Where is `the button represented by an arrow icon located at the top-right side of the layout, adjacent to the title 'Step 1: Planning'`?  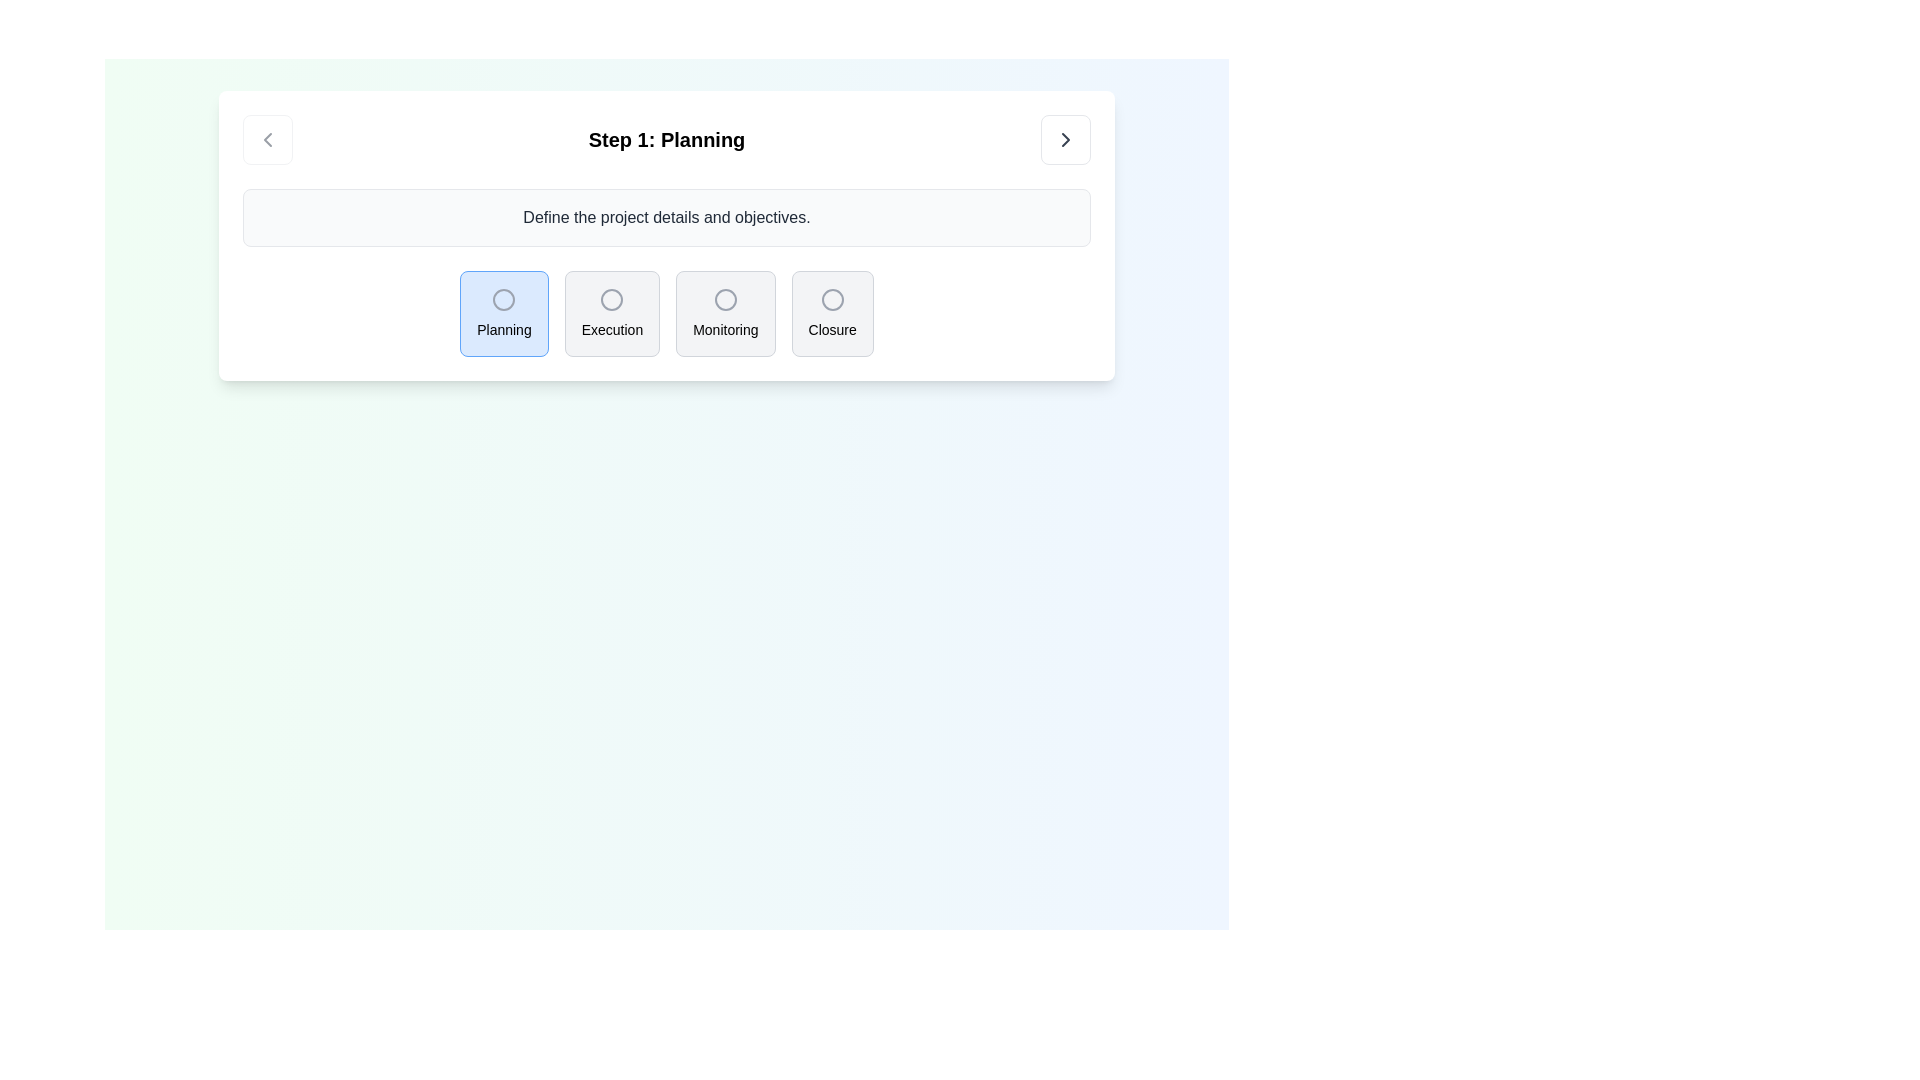
the button represented by an arrow icon located at the top-right side of the layout, adjacent to the title 'Step 1: Planning' is located at coordinates (1064, 138).